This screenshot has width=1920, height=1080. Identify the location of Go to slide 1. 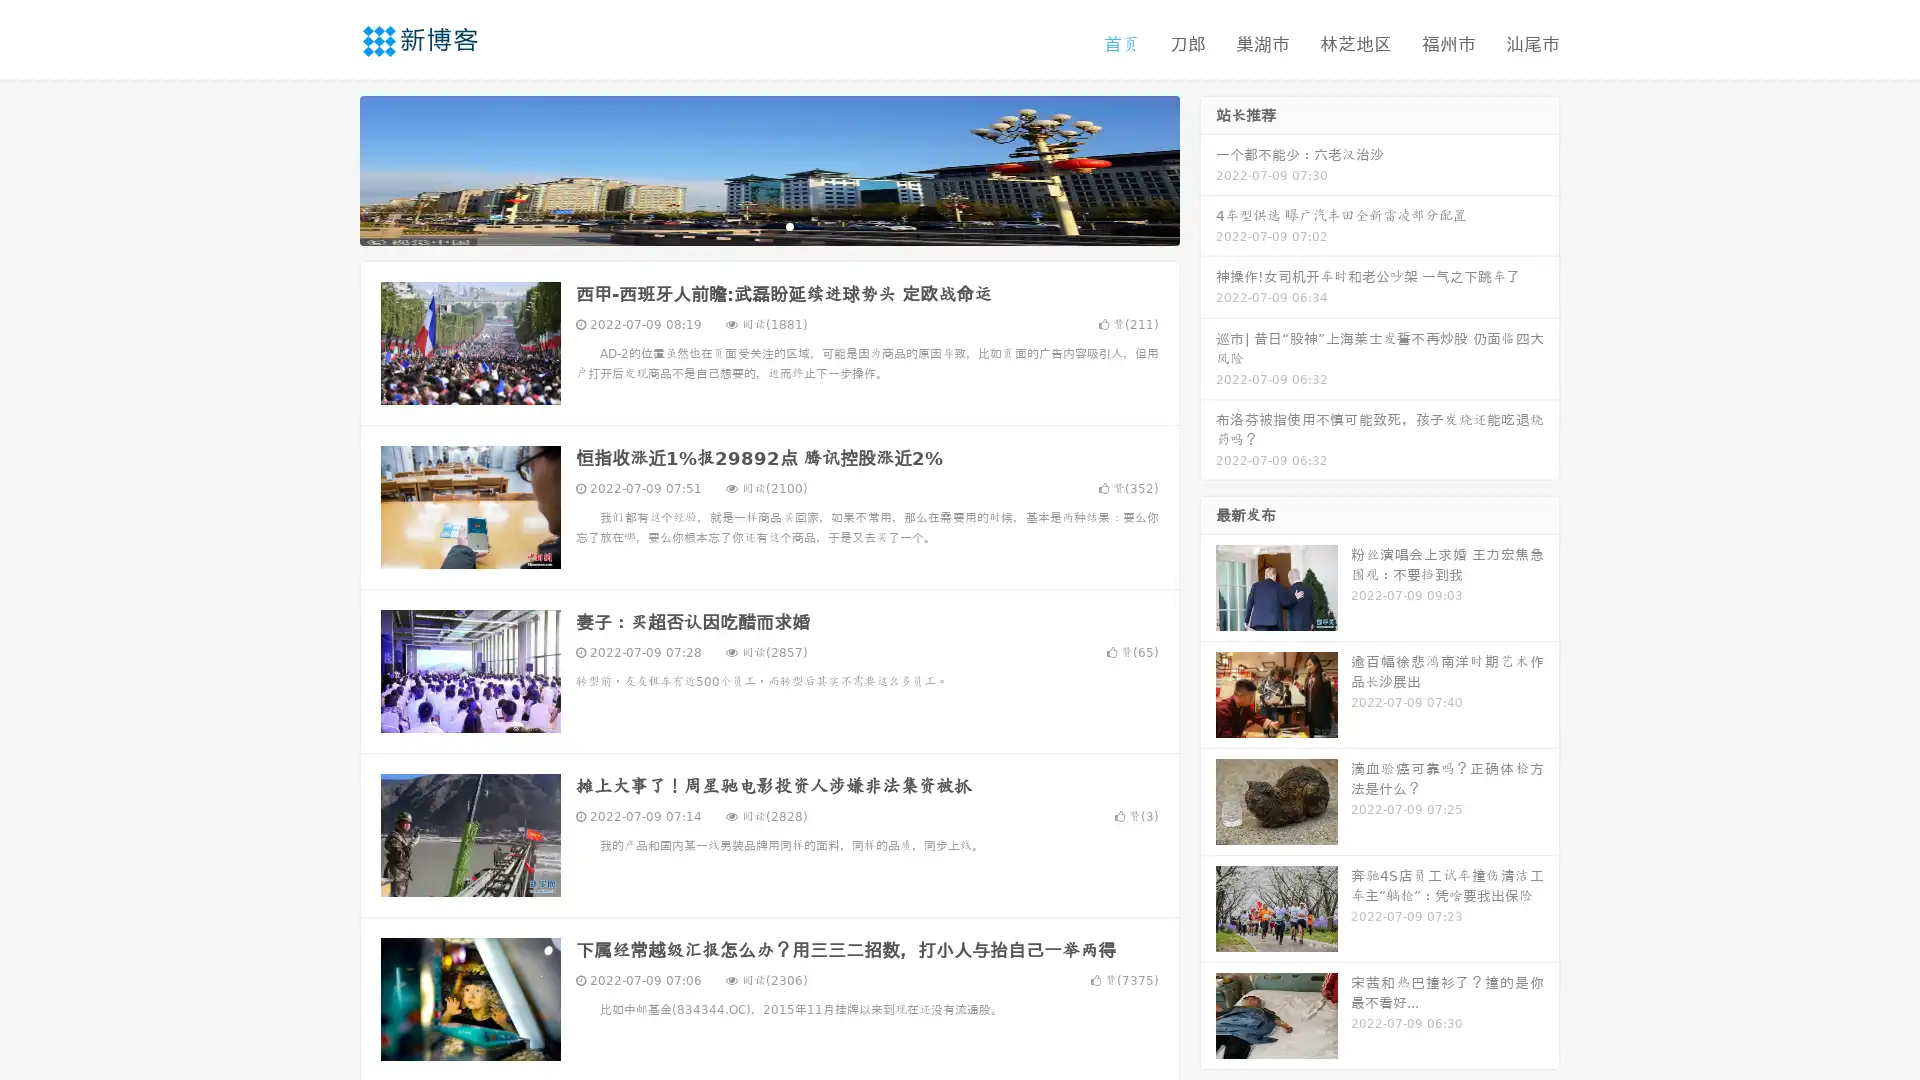
(748, 225).